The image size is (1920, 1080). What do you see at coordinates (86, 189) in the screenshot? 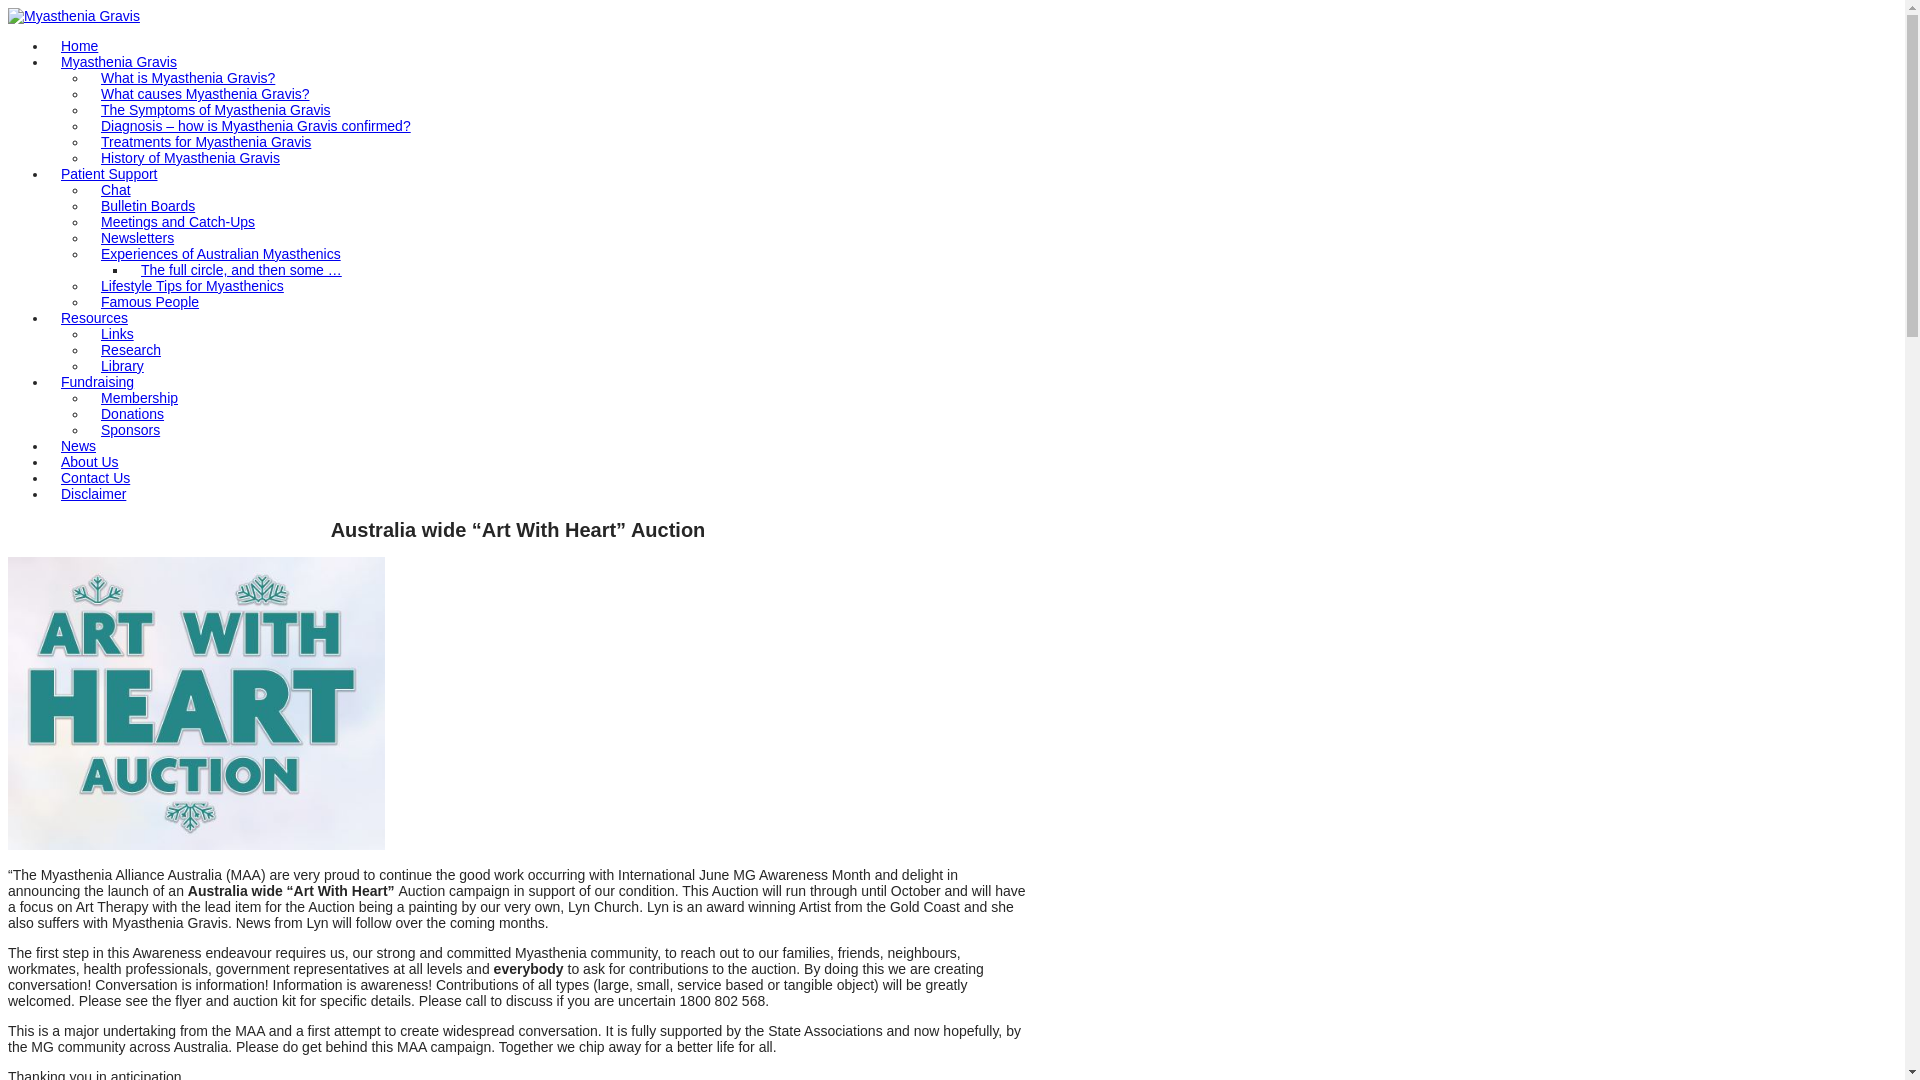
I see `'Chat'` at bounding box center [86, 189].